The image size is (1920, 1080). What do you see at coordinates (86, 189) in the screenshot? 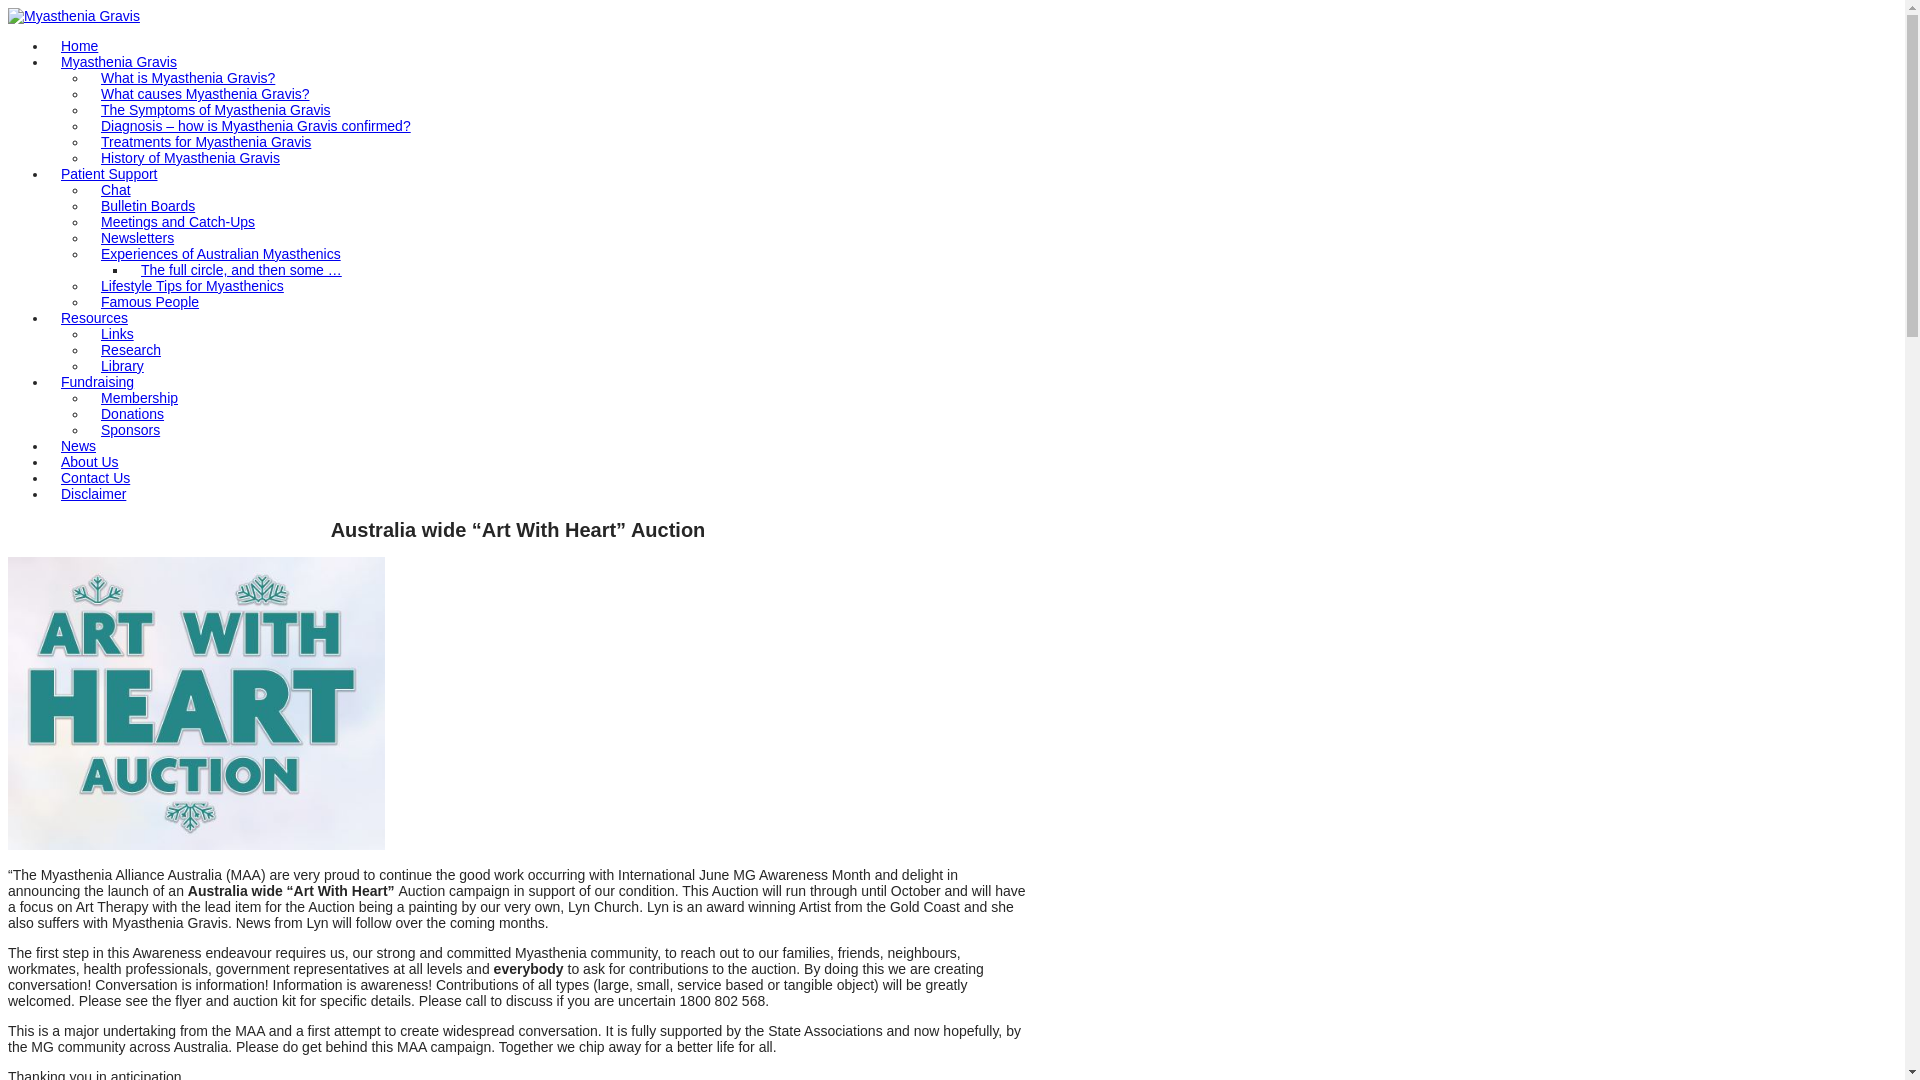
I see `'Chat'` at bounding box center [86, 189].